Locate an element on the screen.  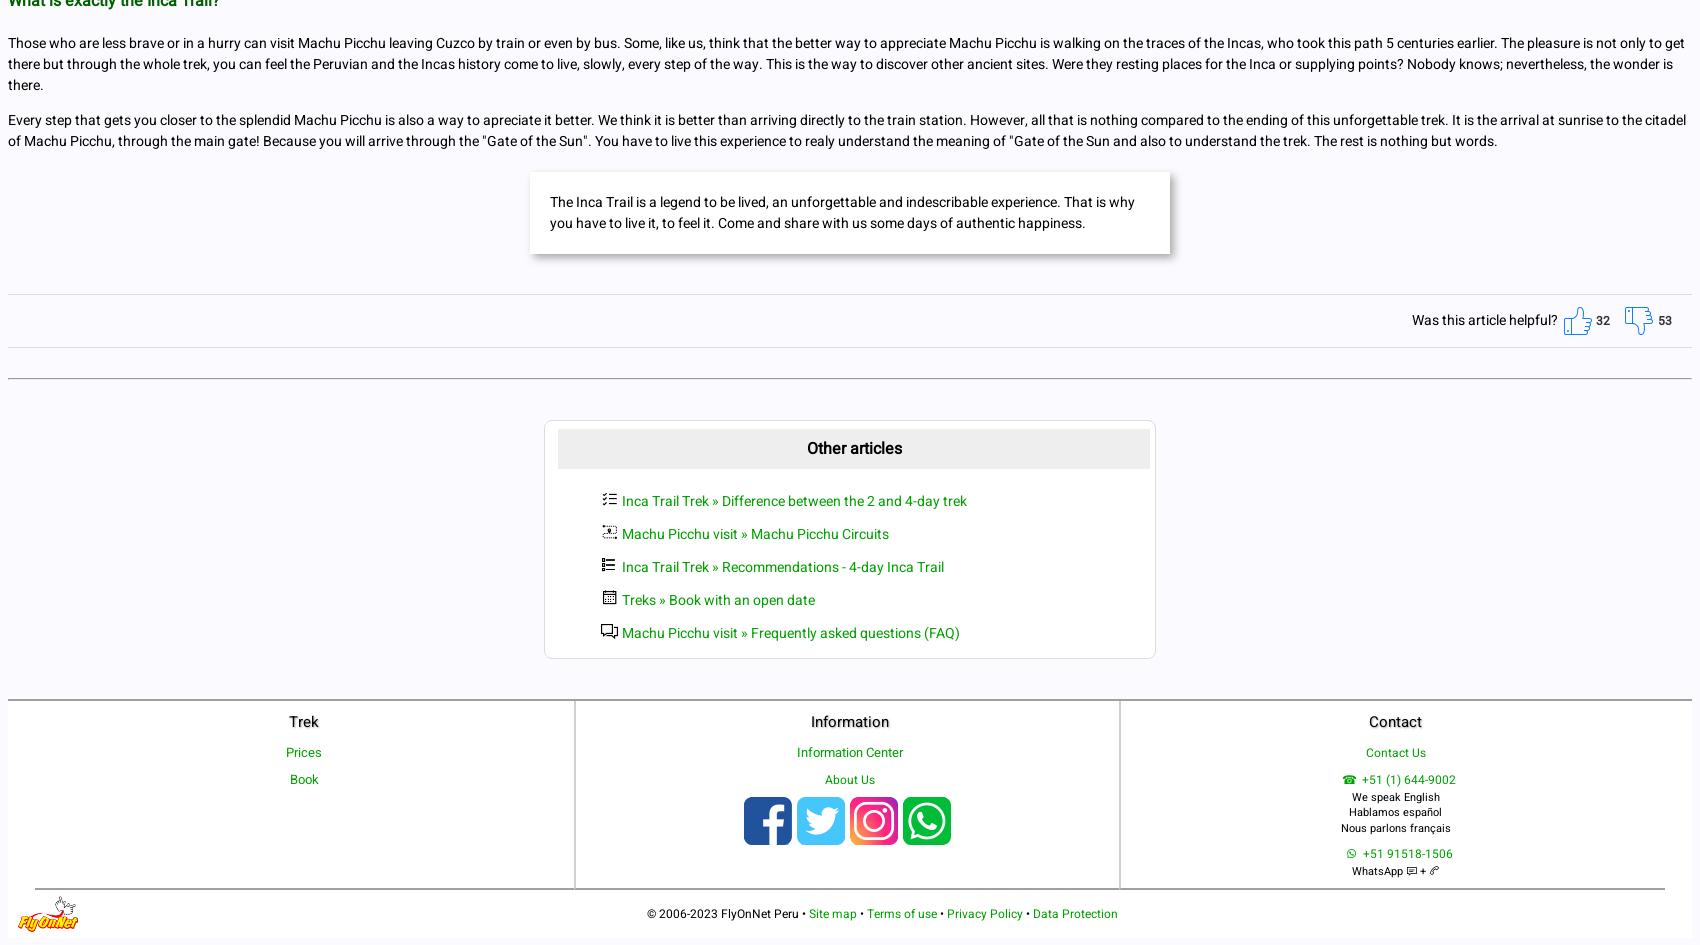
'Machu Picchu visit » Frequently asked questions (FAQ)' is located at coordinates (621, 632).